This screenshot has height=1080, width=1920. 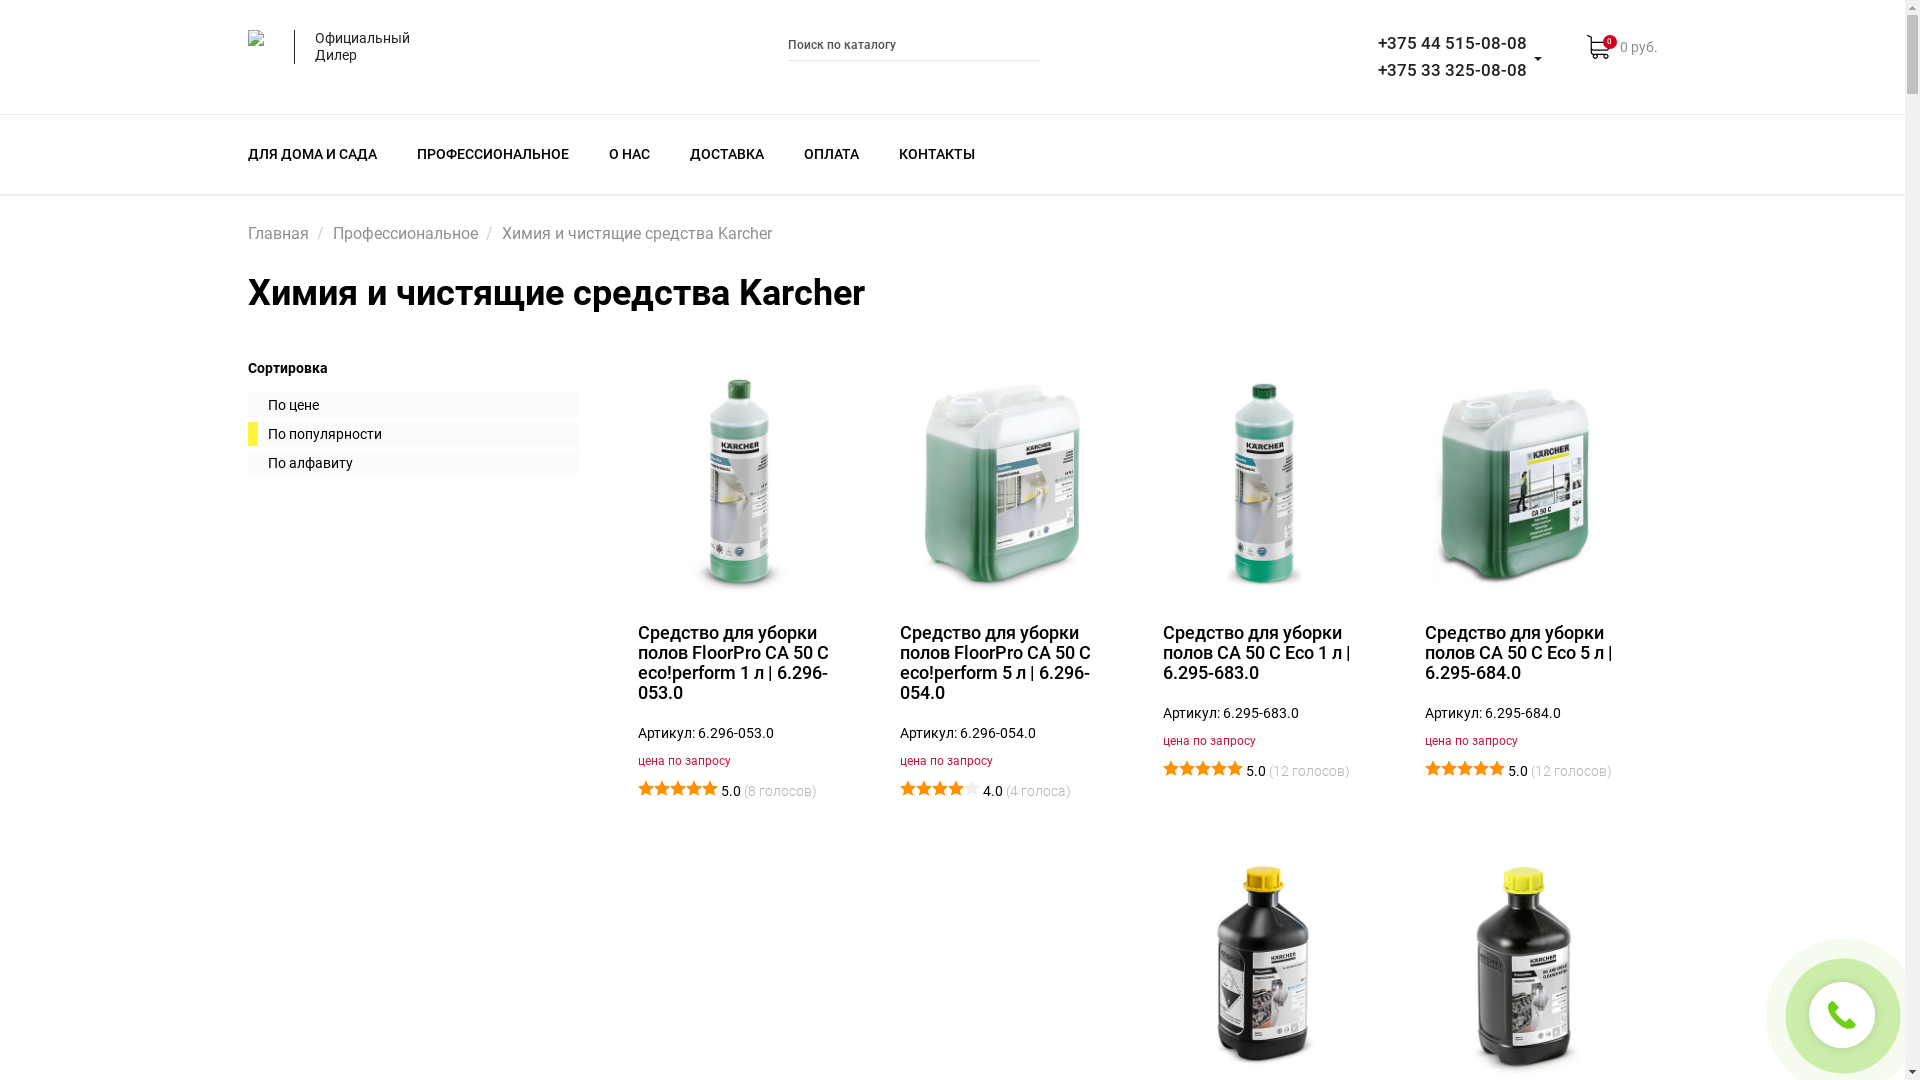 What do you see at coordinates (1452, 56) in the screenshot?
I see `'+375 44 515-08-08` at bounding box center [1452, 56].